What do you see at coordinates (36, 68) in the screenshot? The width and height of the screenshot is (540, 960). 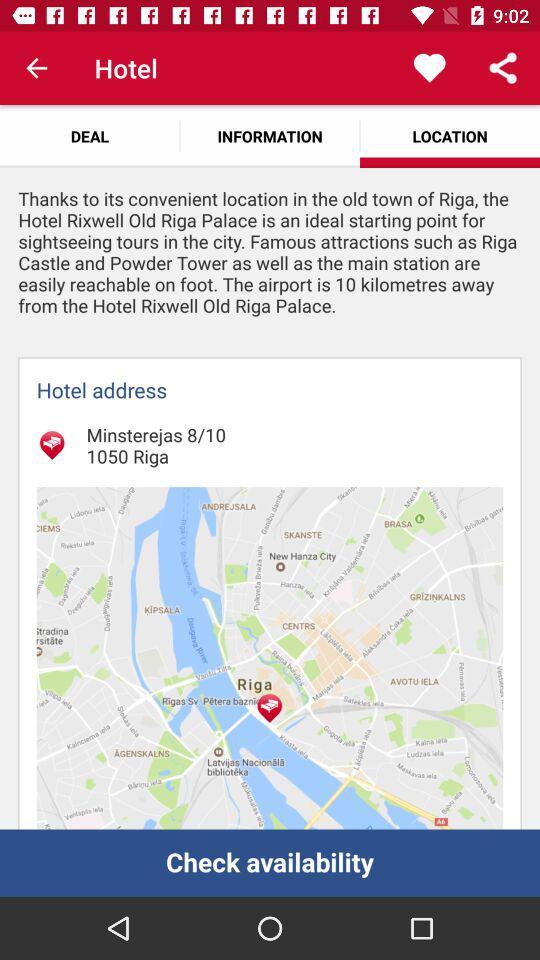 I see `the item above the deal item` at bounding box center [36, 68].